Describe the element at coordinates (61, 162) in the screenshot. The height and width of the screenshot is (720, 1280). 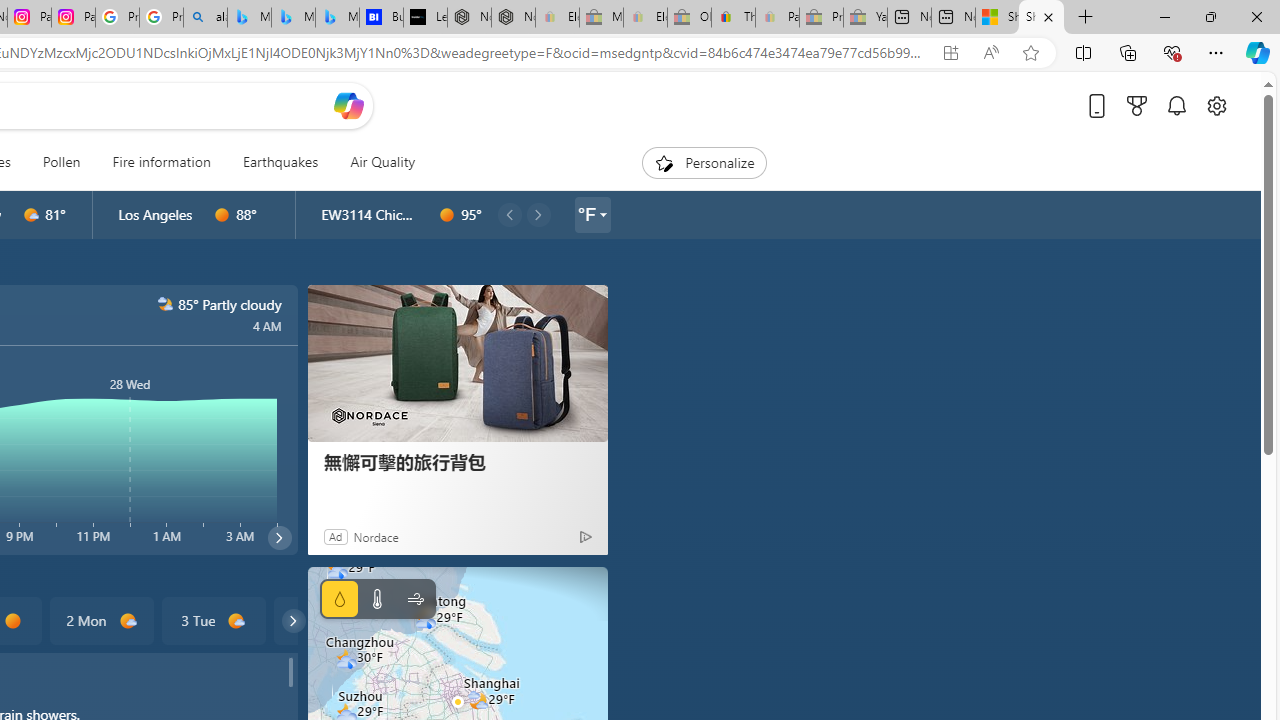
I see `'Pollen'` at that location.